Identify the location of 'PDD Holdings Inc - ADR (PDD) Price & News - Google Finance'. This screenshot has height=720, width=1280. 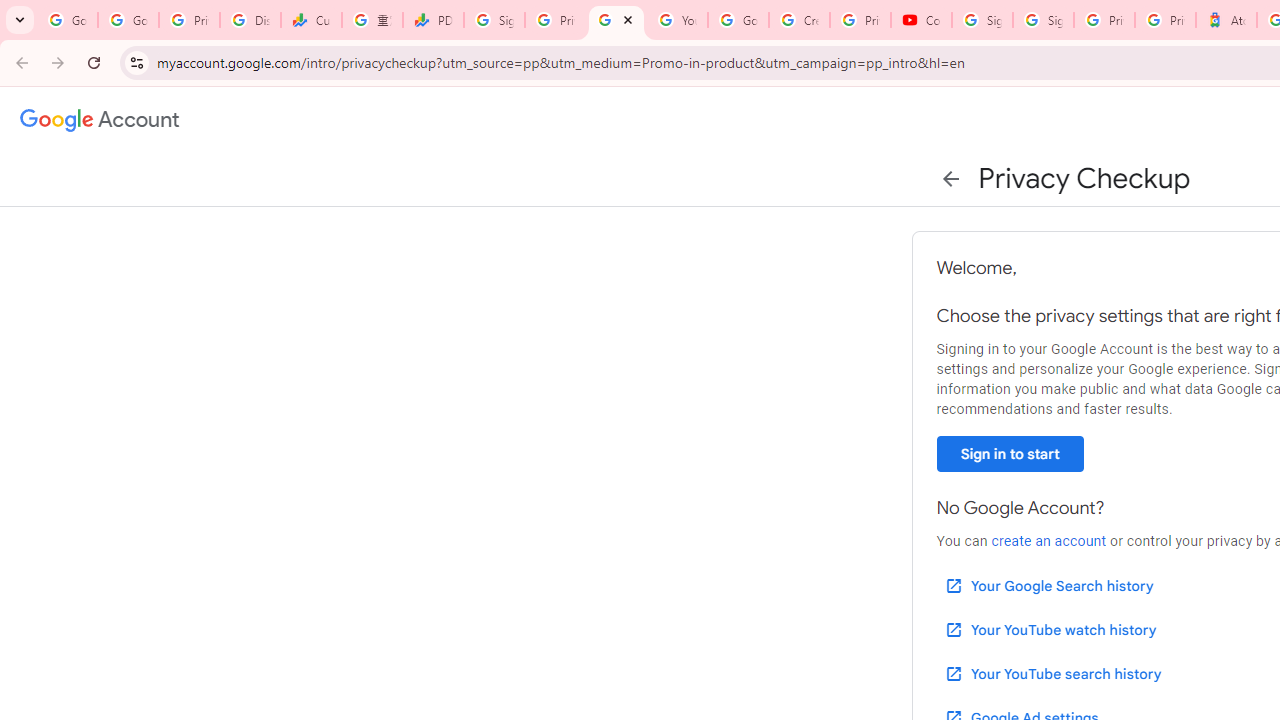
(432, 20).